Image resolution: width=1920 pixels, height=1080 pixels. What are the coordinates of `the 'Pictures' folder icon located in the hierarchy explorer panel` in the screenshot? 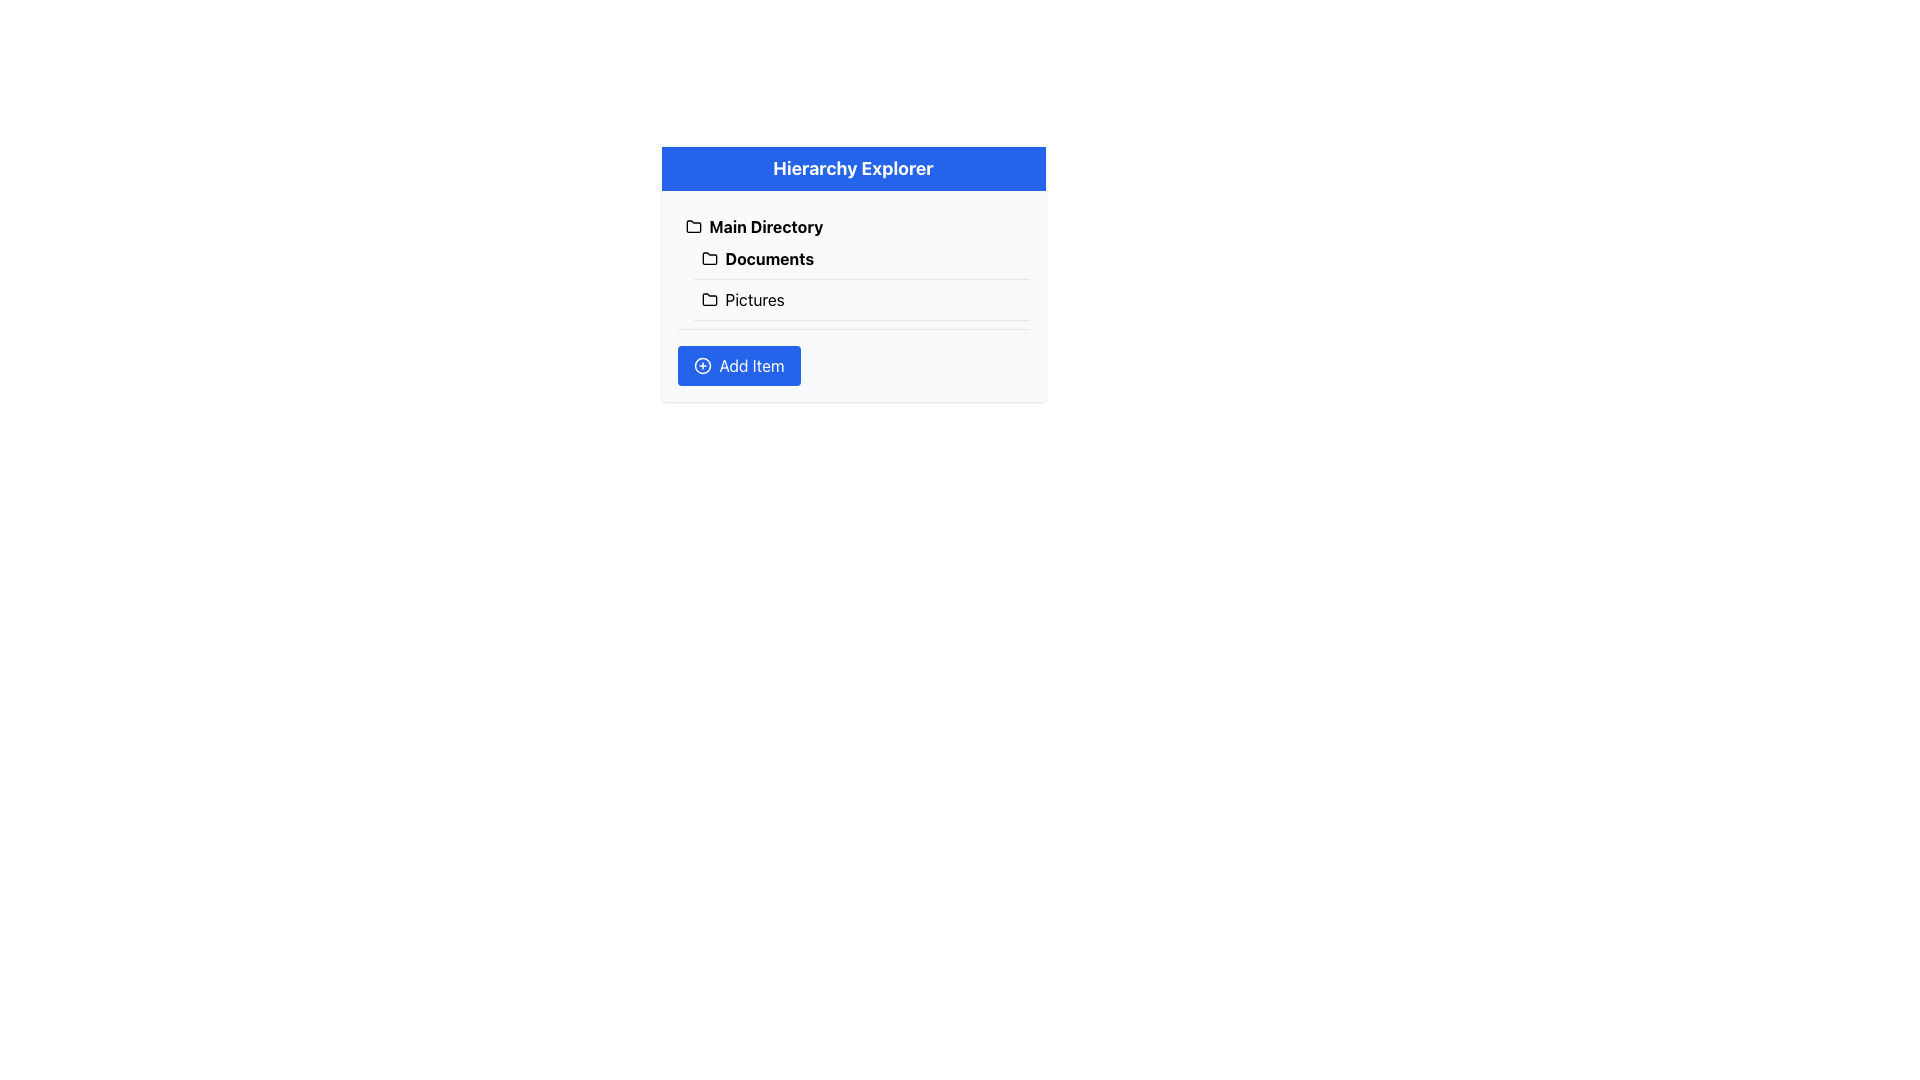 It's located at (709, 300).